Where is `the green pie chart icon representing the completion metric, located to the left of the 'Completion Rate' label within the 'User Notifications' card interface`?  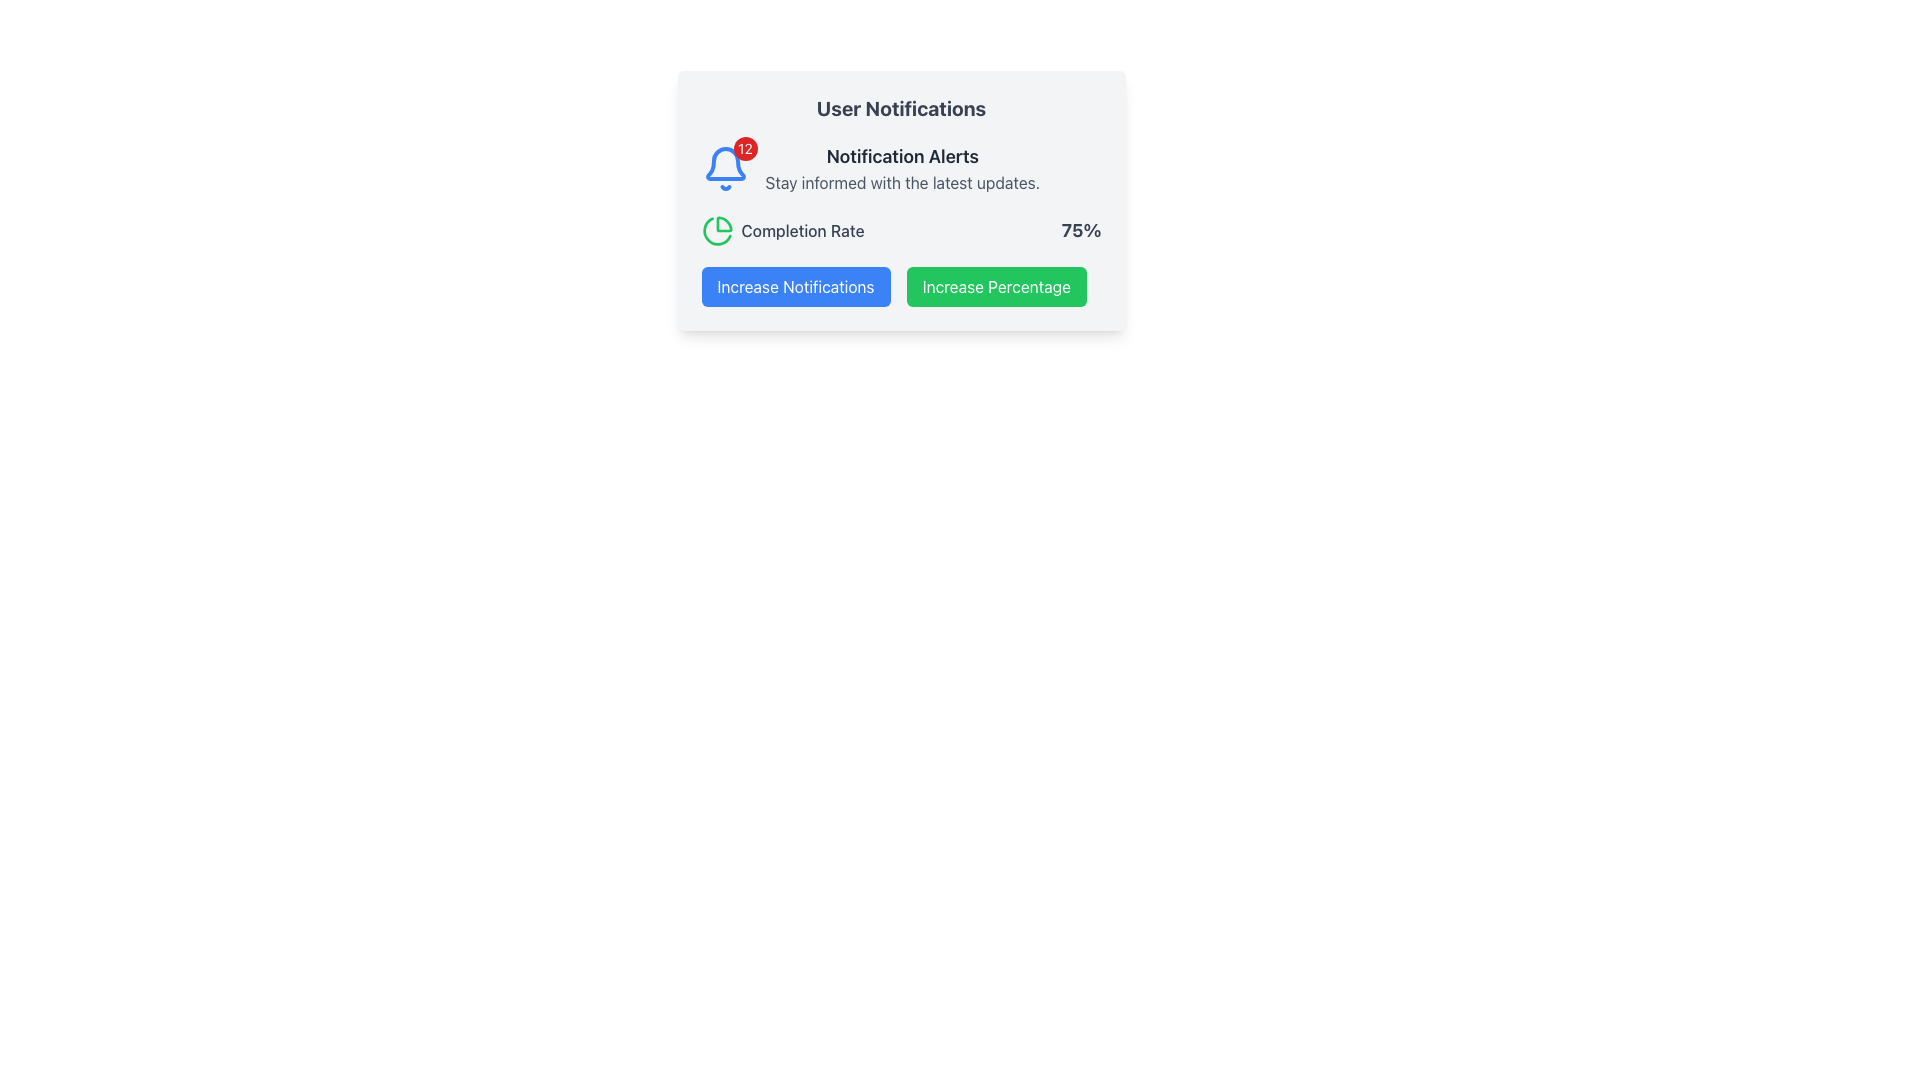
the green pie chart icon representing the completion metric, located to the left of the 'Completion Rate' label within the 'User Notifications' card interface is located at coordinates (717, 230).